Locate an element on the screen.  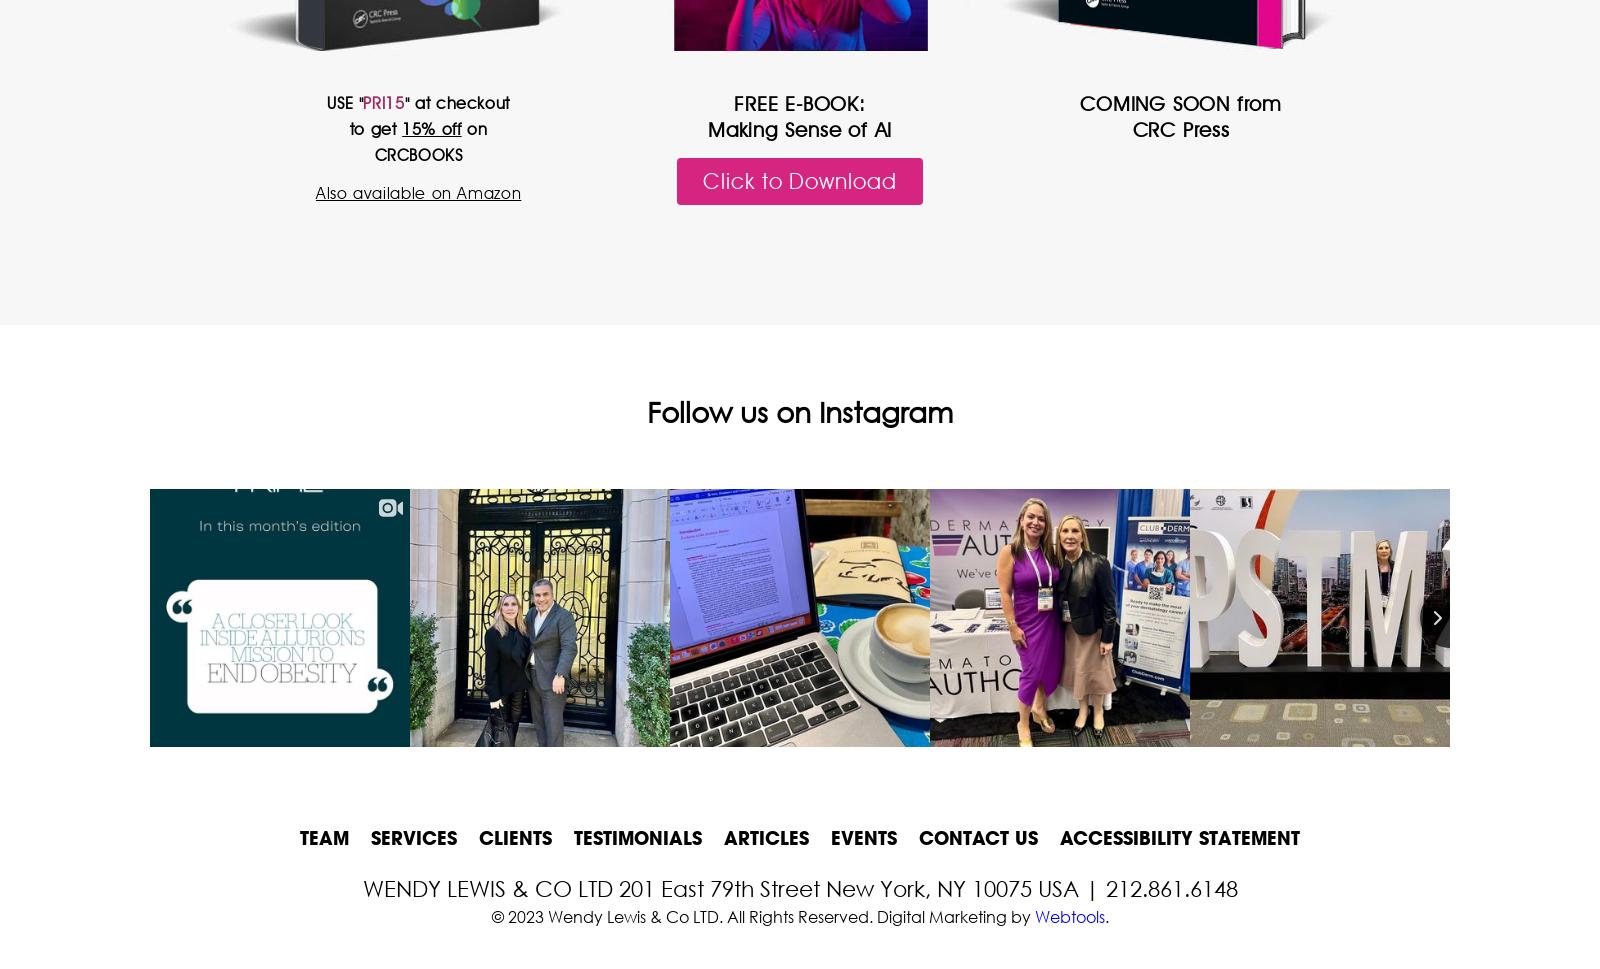
'CRC Press' is located at coordinates (1180, 128).